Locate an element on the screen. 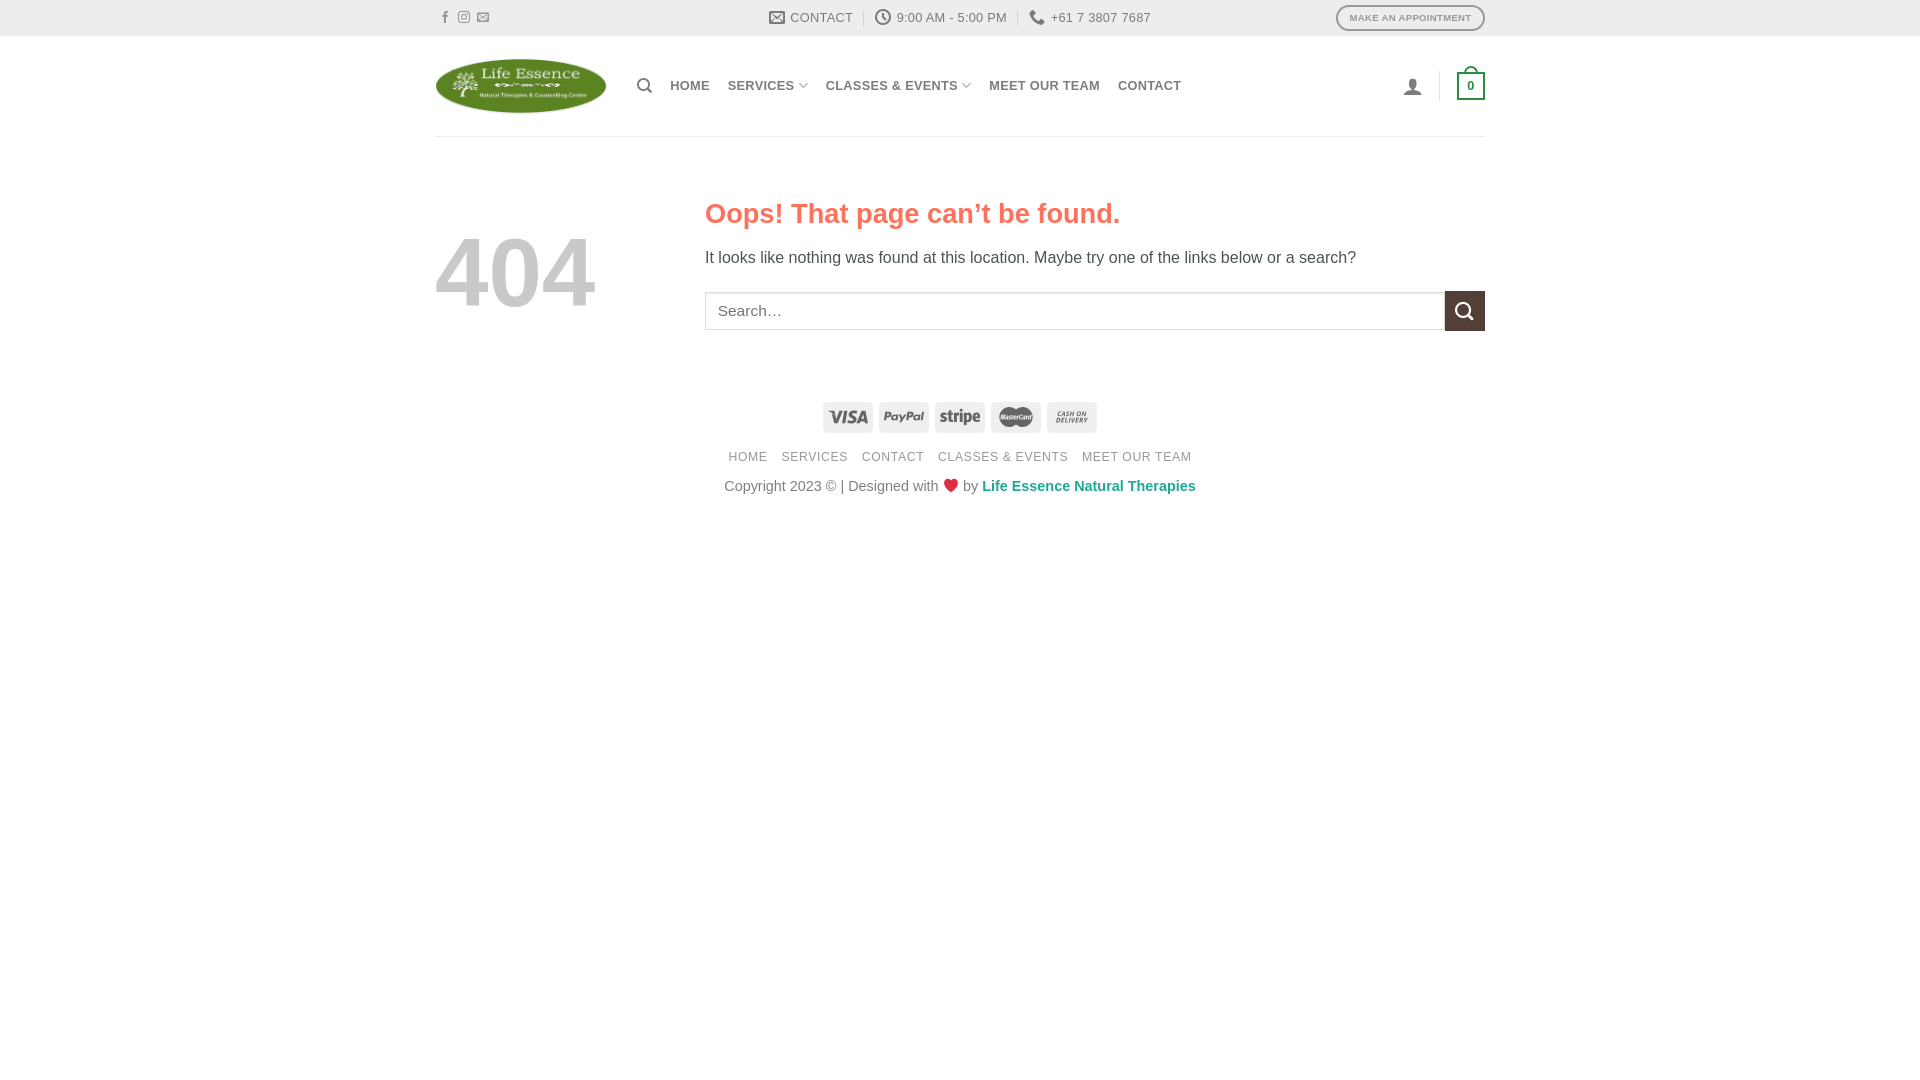 This screenshot has width=1920, height=1080. 'MAKE AN APPOINTMENT' is located at coordinates (1335, 17).